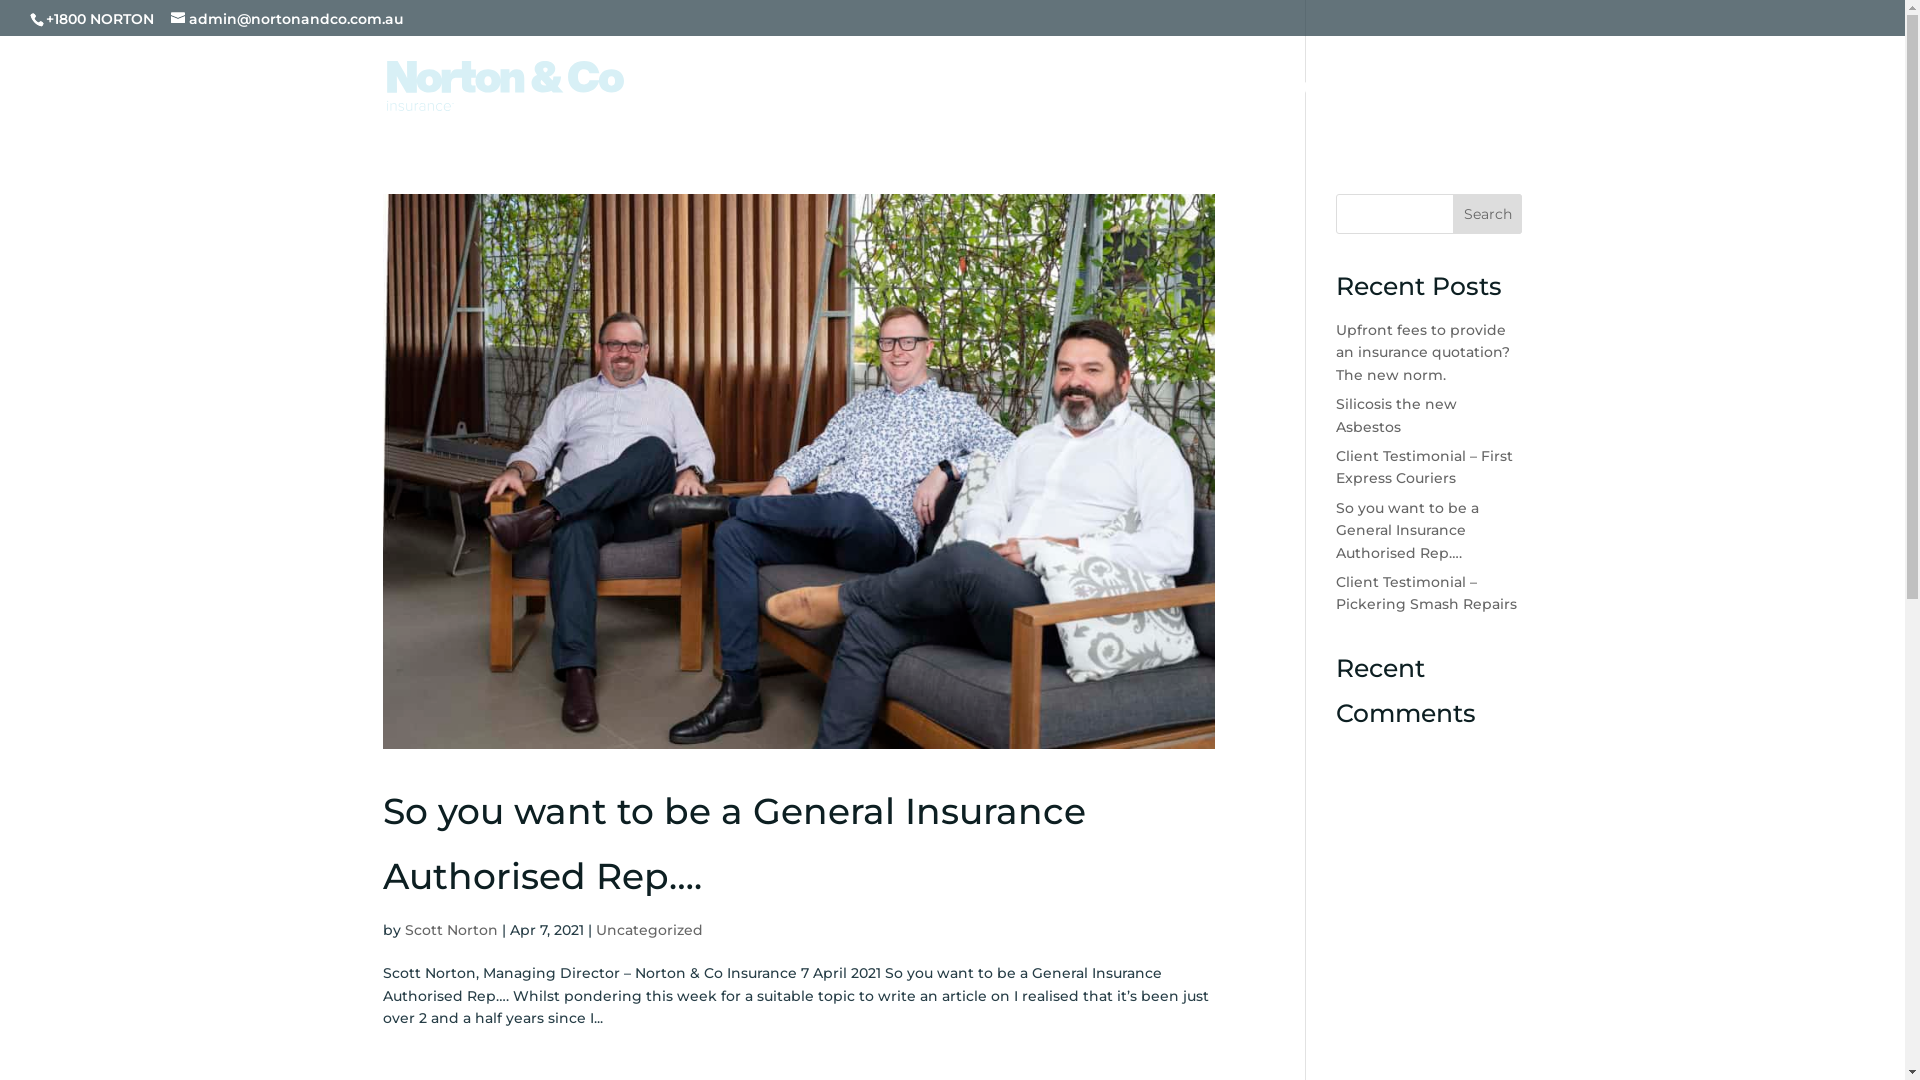  Describe the element at coordinates (449, 929) in the screenshot. I see `'Scott Norton'` at that location.